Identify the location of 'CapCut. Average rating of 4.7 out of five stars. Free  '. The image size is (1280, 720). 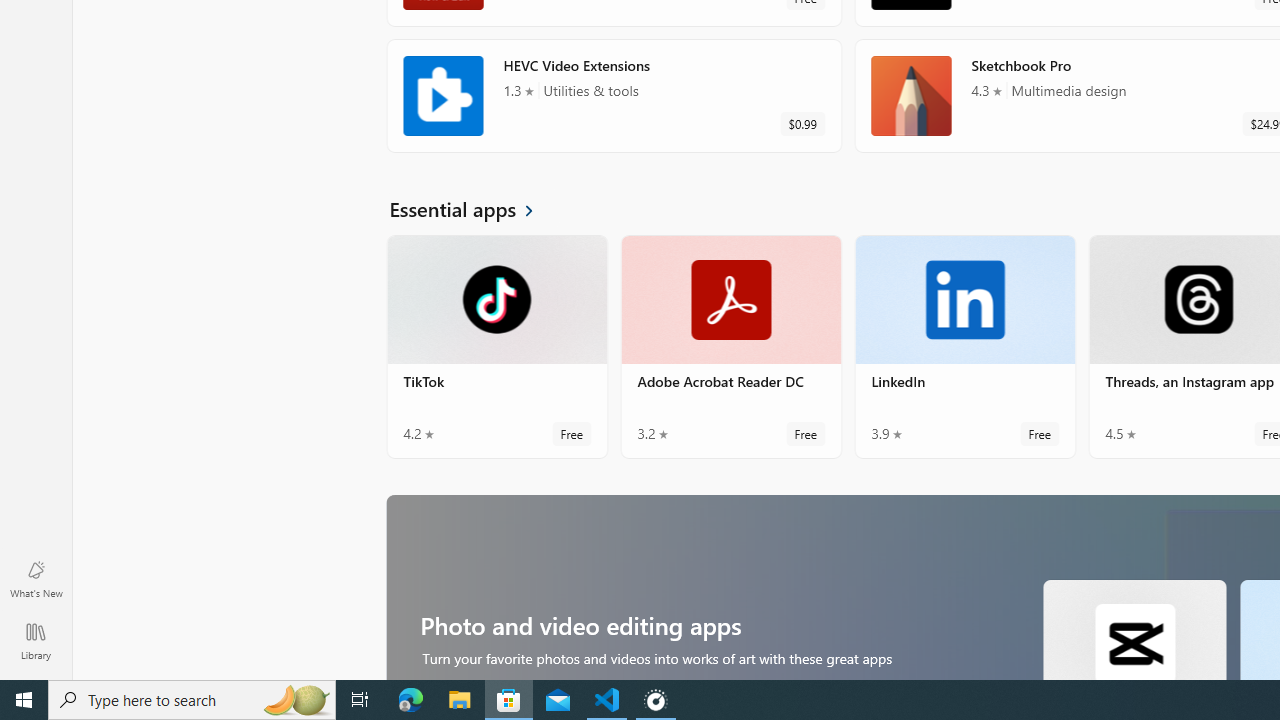
(1134, 628).